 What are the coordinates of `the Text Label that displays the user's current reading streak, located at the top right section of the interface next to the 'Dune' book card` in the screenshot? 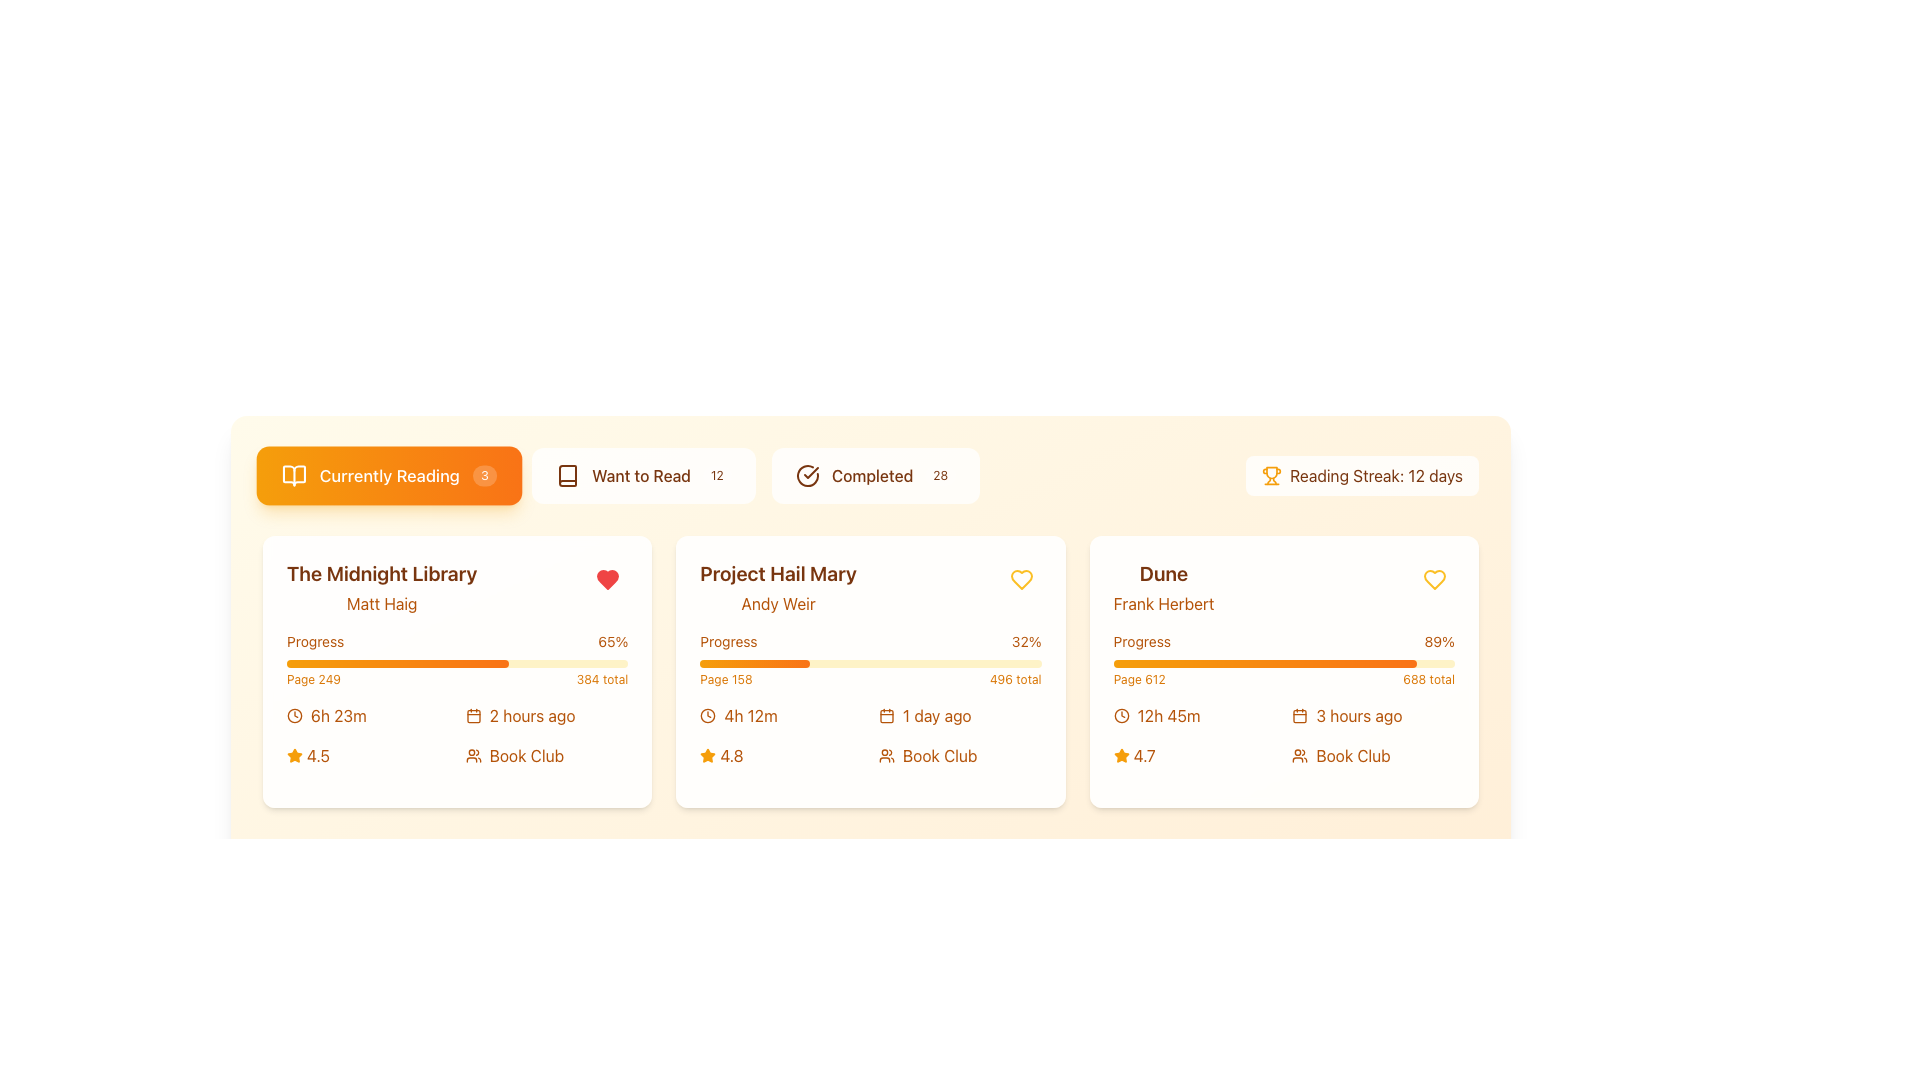 It's located at (1375, 475).